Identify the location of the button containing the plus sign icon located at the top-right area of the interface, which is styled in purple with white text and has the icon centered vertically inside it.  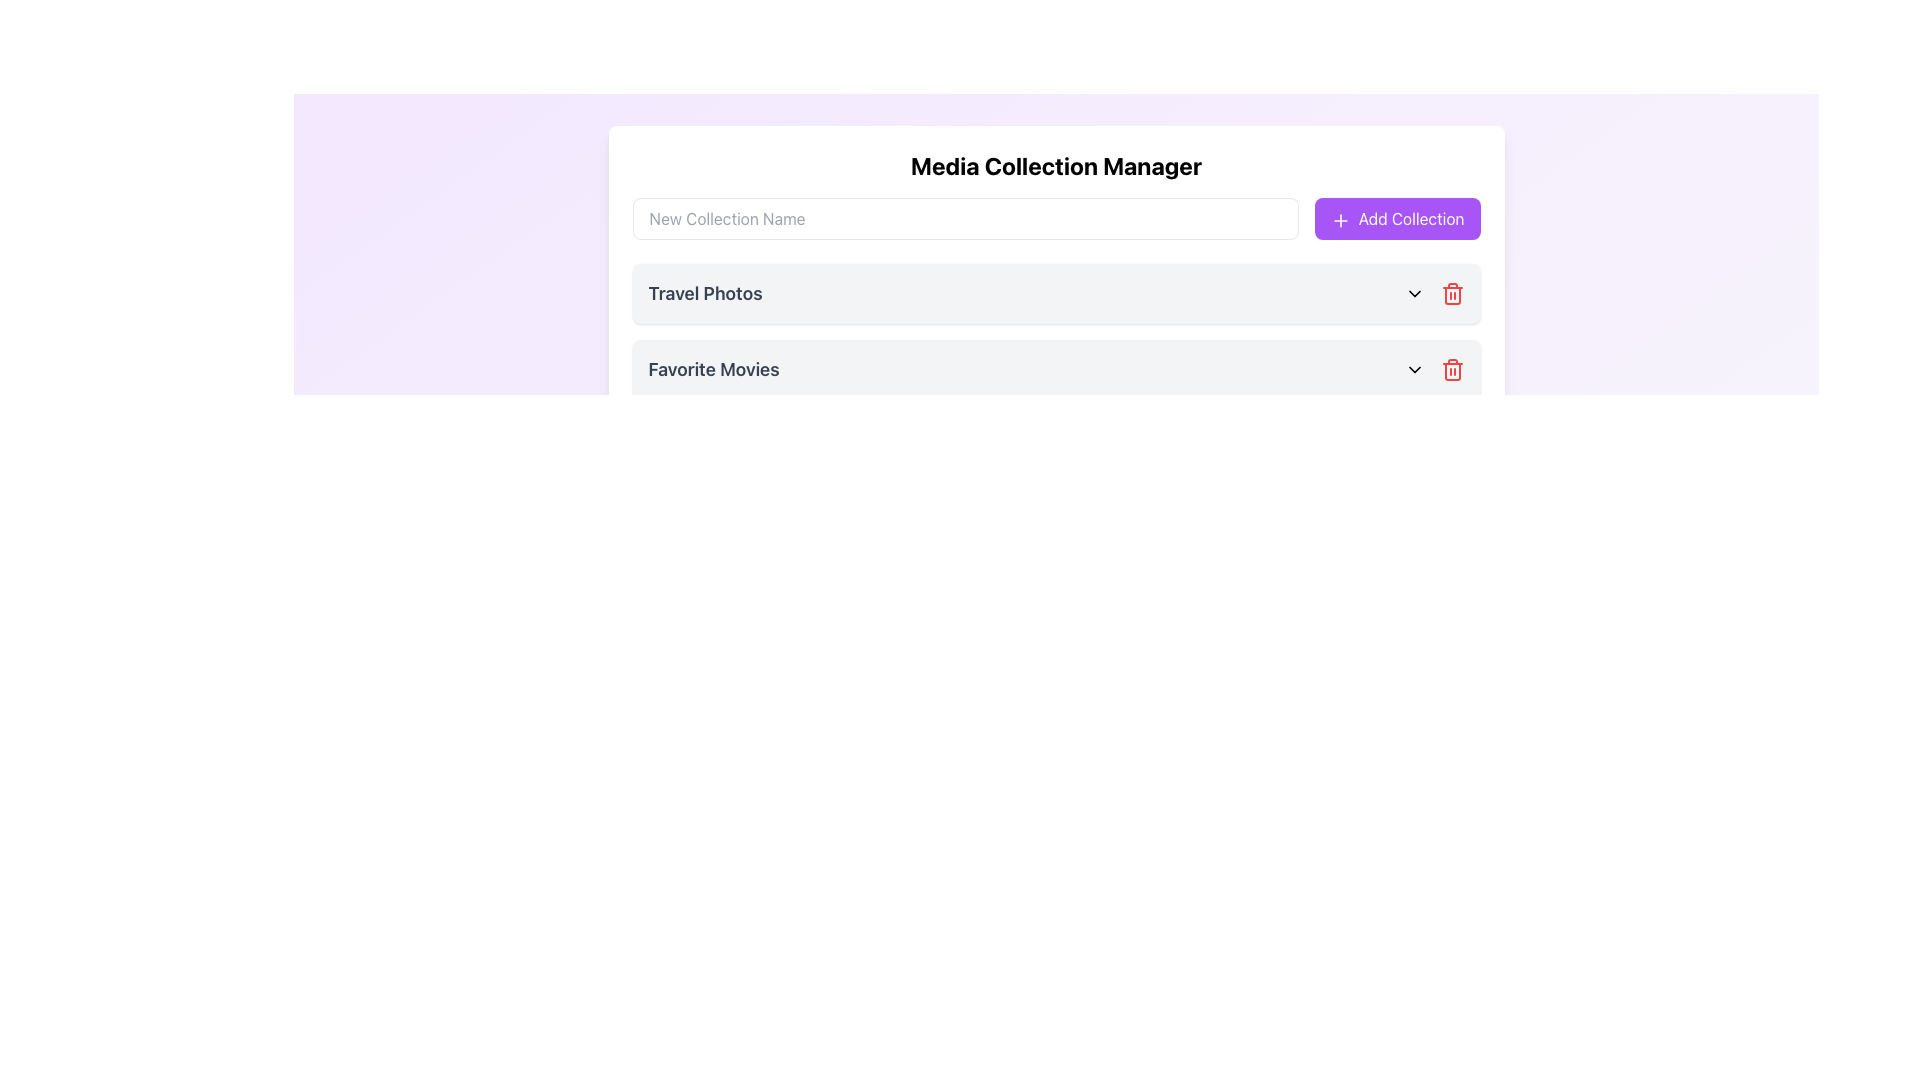
(1340, 220).